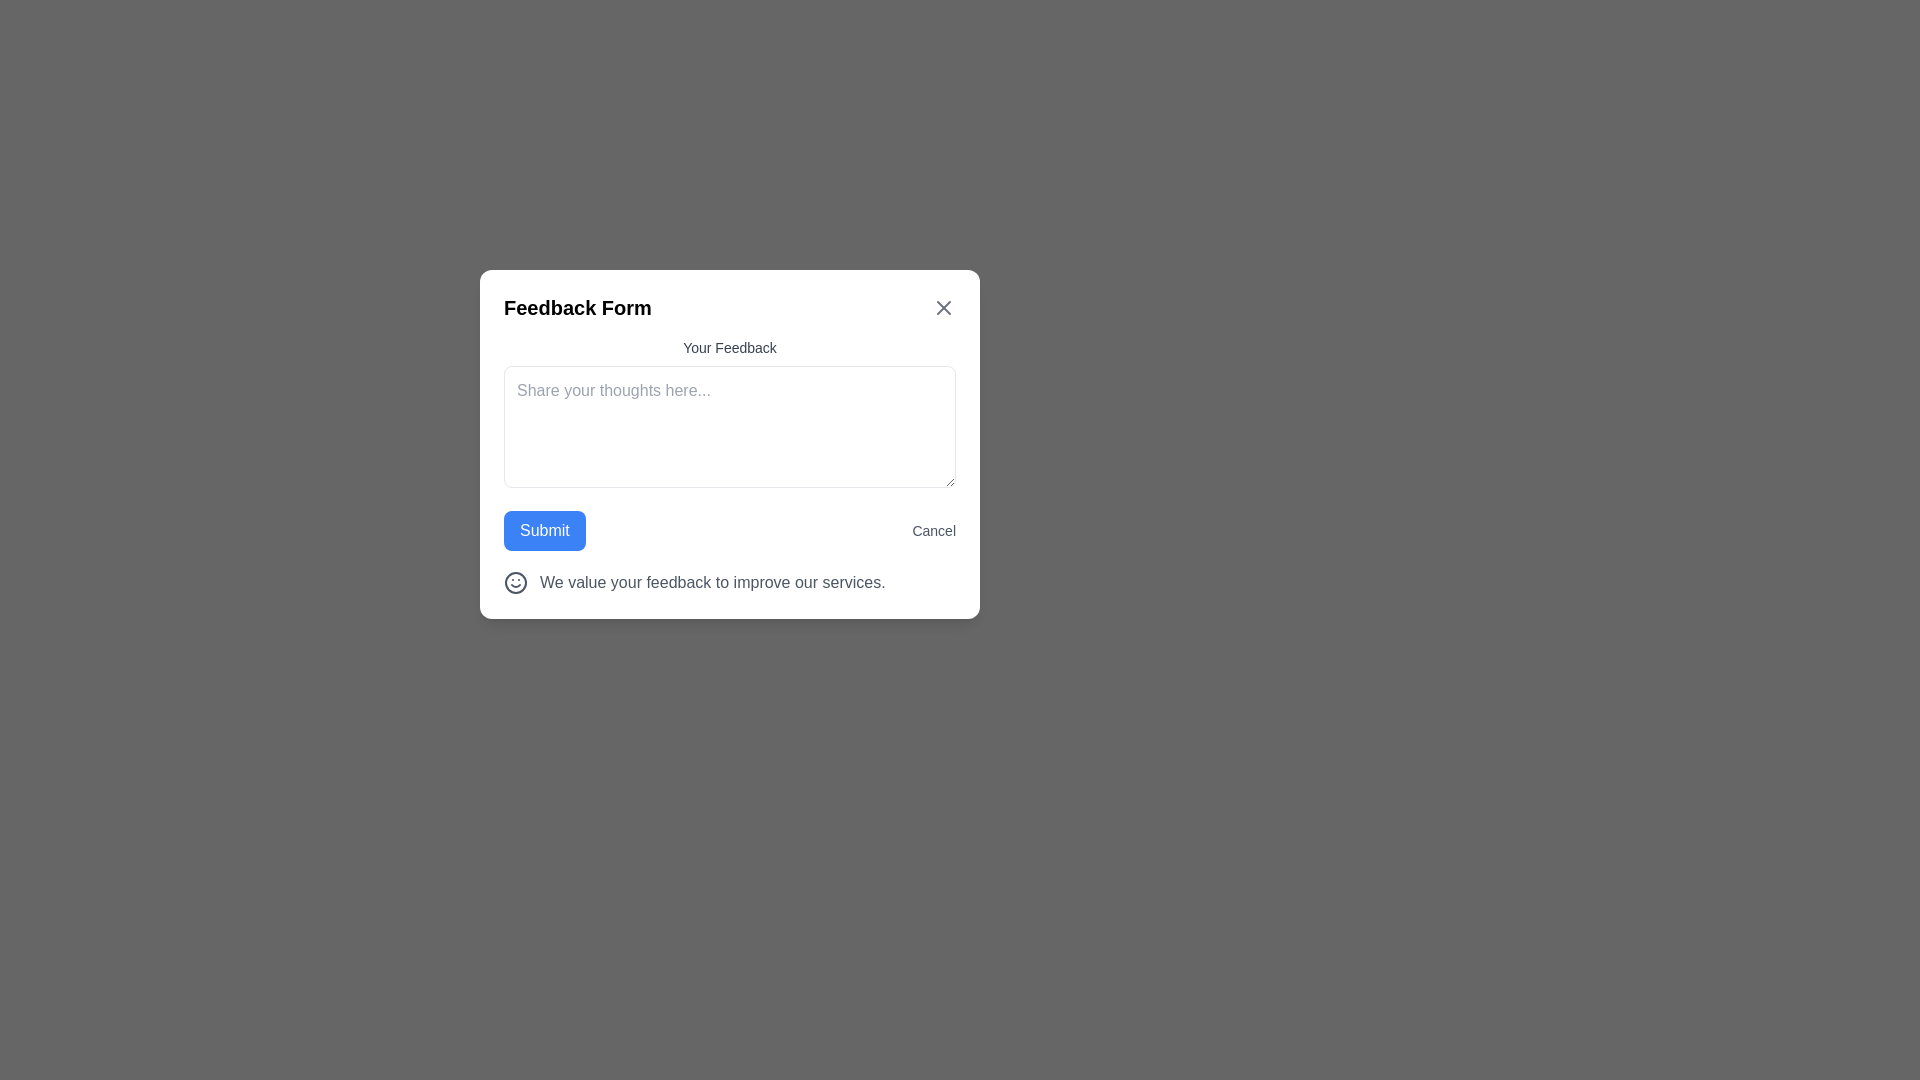 This screenshot has width=1920, height=1080. What do you see at coordinates (712, 582) in the screenshot?
I see `the text label reading 'We value your feedback to improve our services.' located in the 'Feedback Form' modal, positioned centrally below the 'Submit' and 'Cancel' buttons, to read it more clearly` at bounding box center [712, 582].